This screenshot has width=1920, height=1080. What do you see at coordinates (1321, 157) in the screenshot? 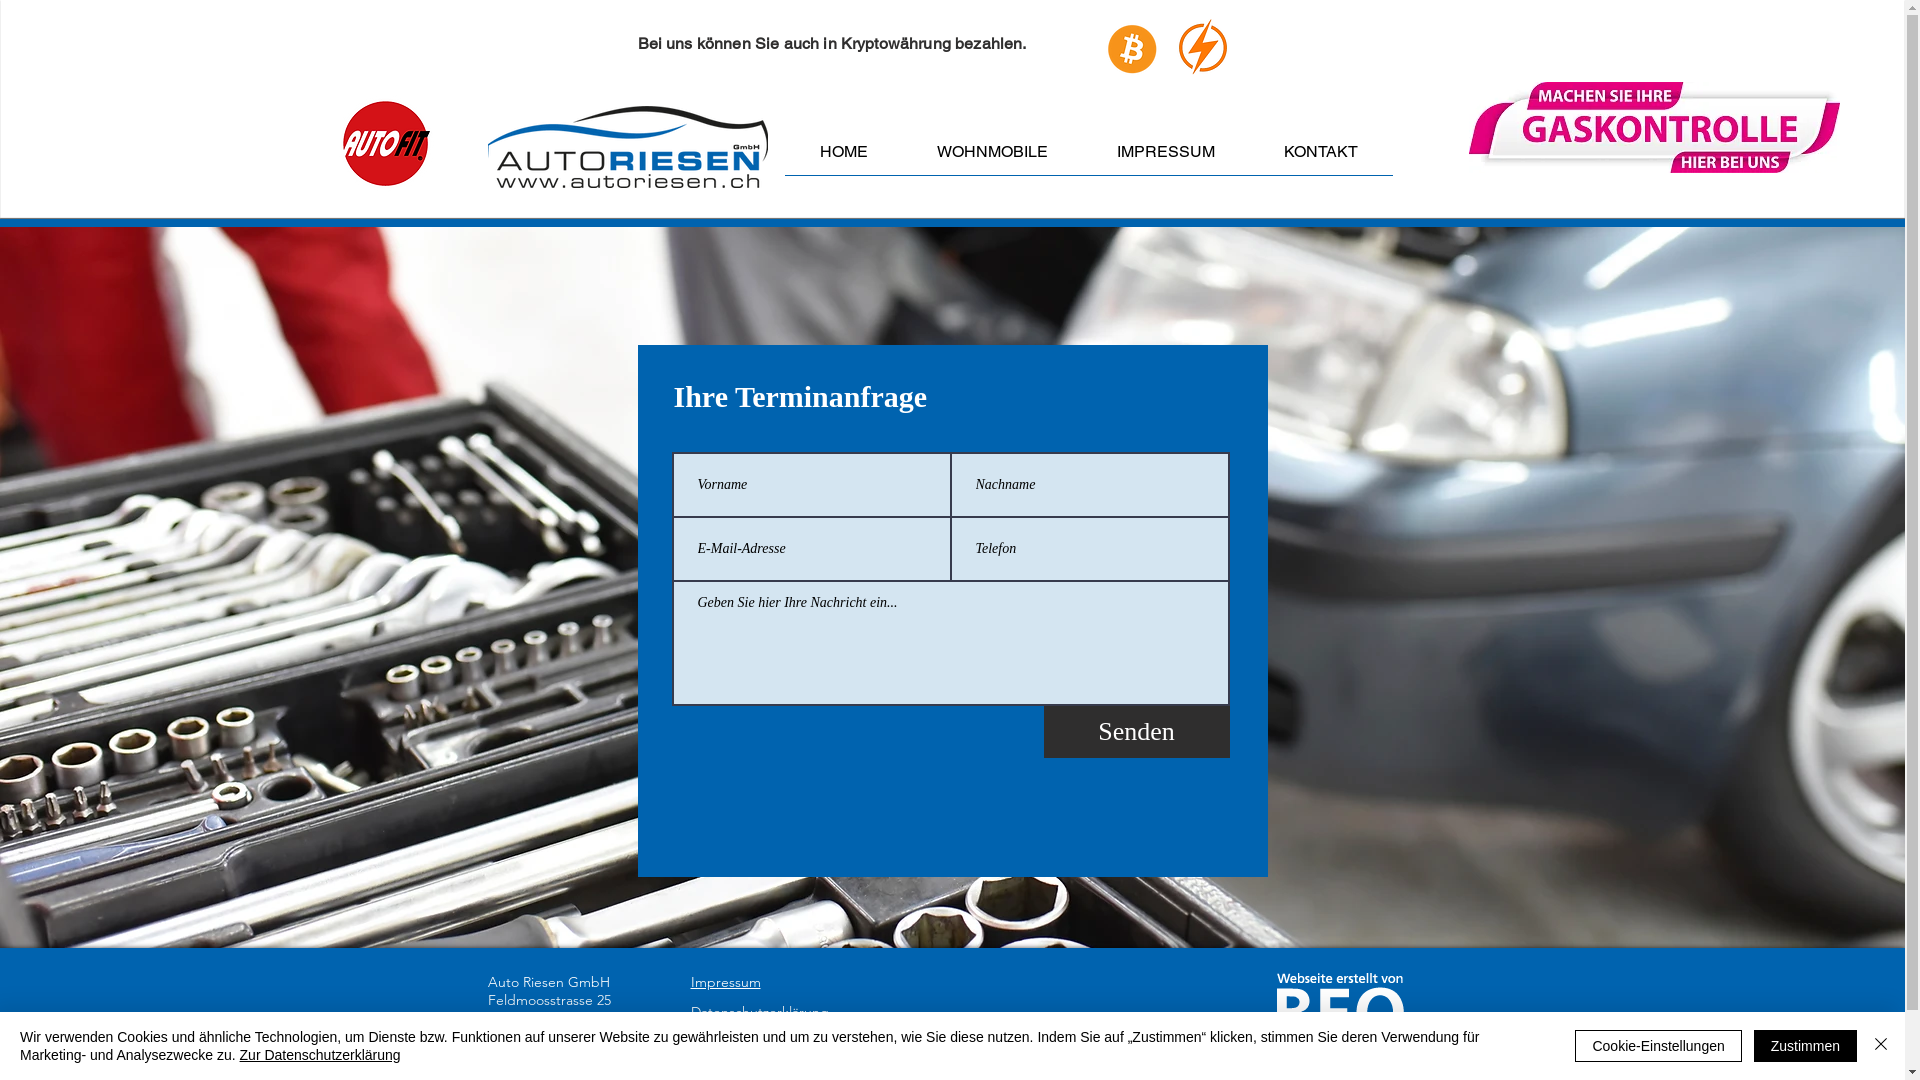
I see `'KONTAKT'` at bounding box center [1321, 157].